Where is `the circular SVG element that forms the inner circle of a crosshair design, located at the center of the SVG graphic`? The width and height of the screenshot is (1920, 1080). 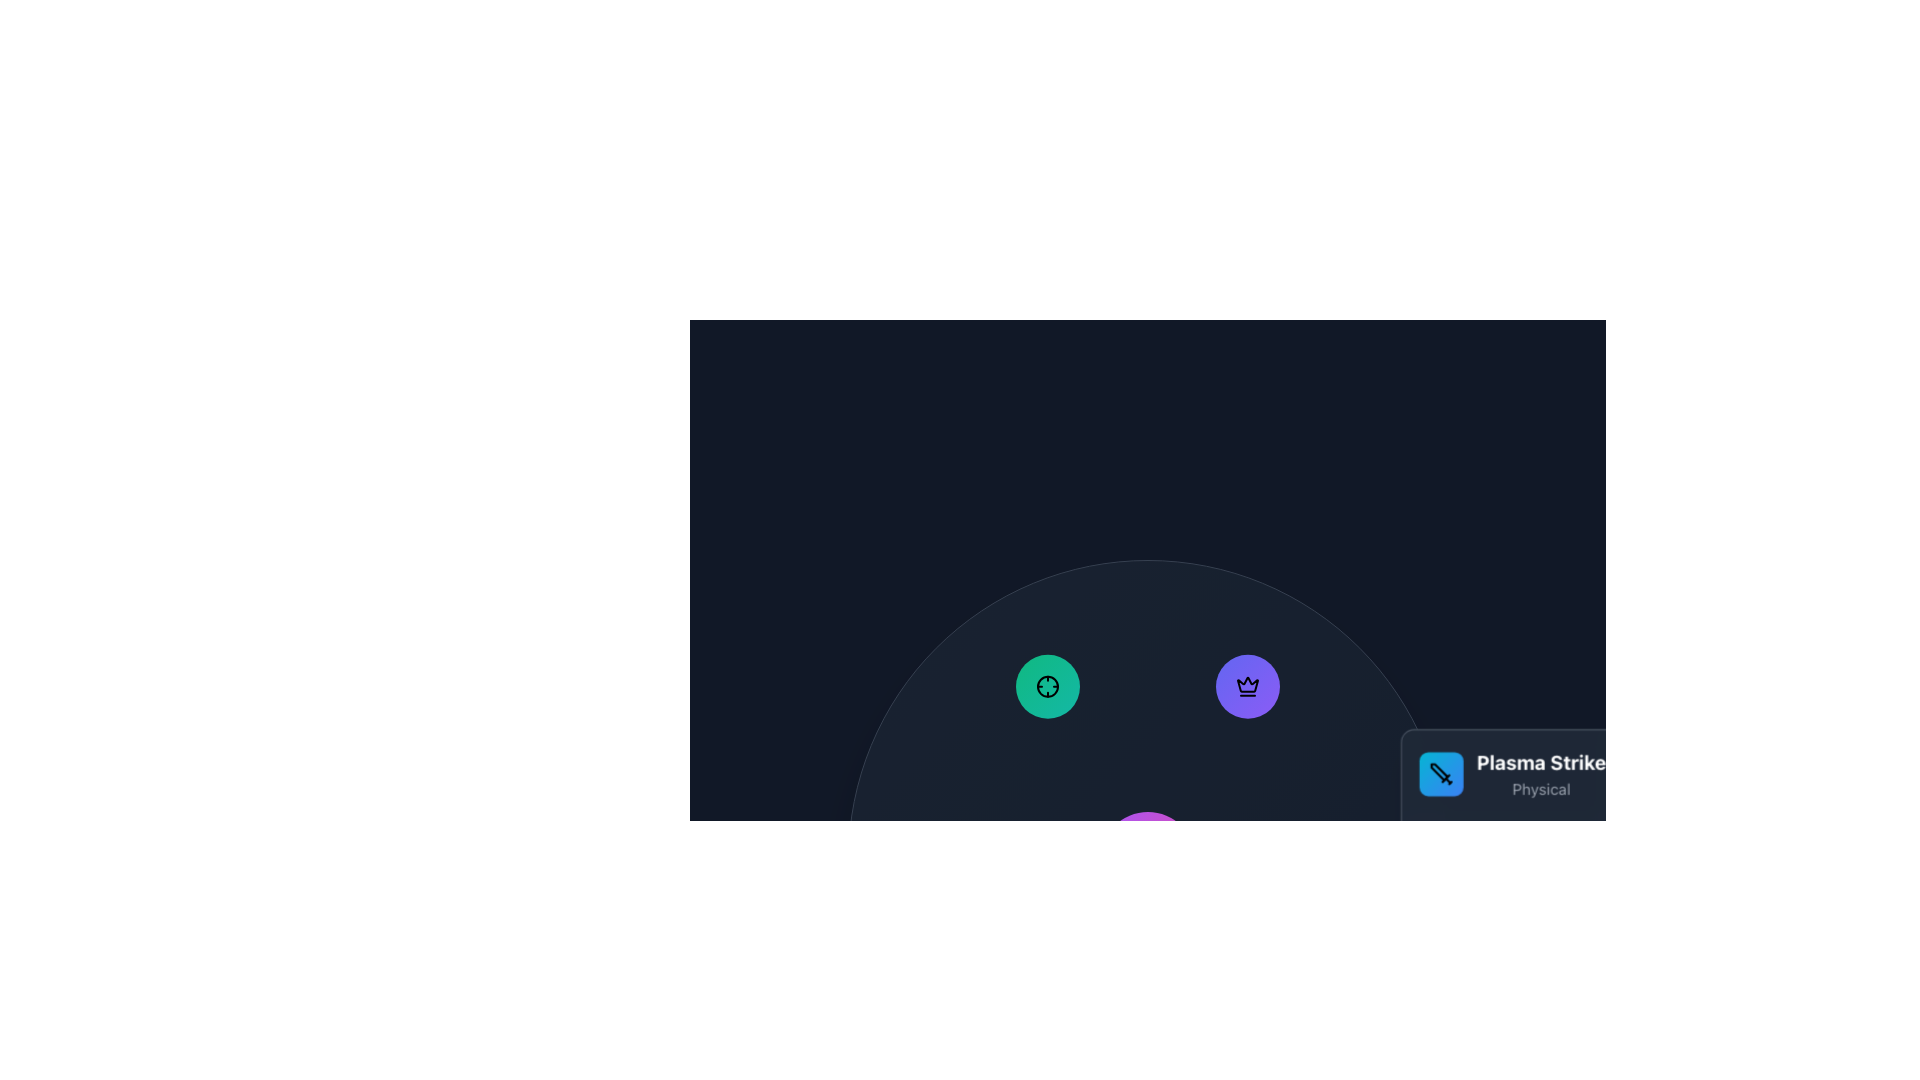 the circular SVG element that forms the inner circle of a crosshair design, located at the center of the SVG graphic is located at coordinates (1046, 685).